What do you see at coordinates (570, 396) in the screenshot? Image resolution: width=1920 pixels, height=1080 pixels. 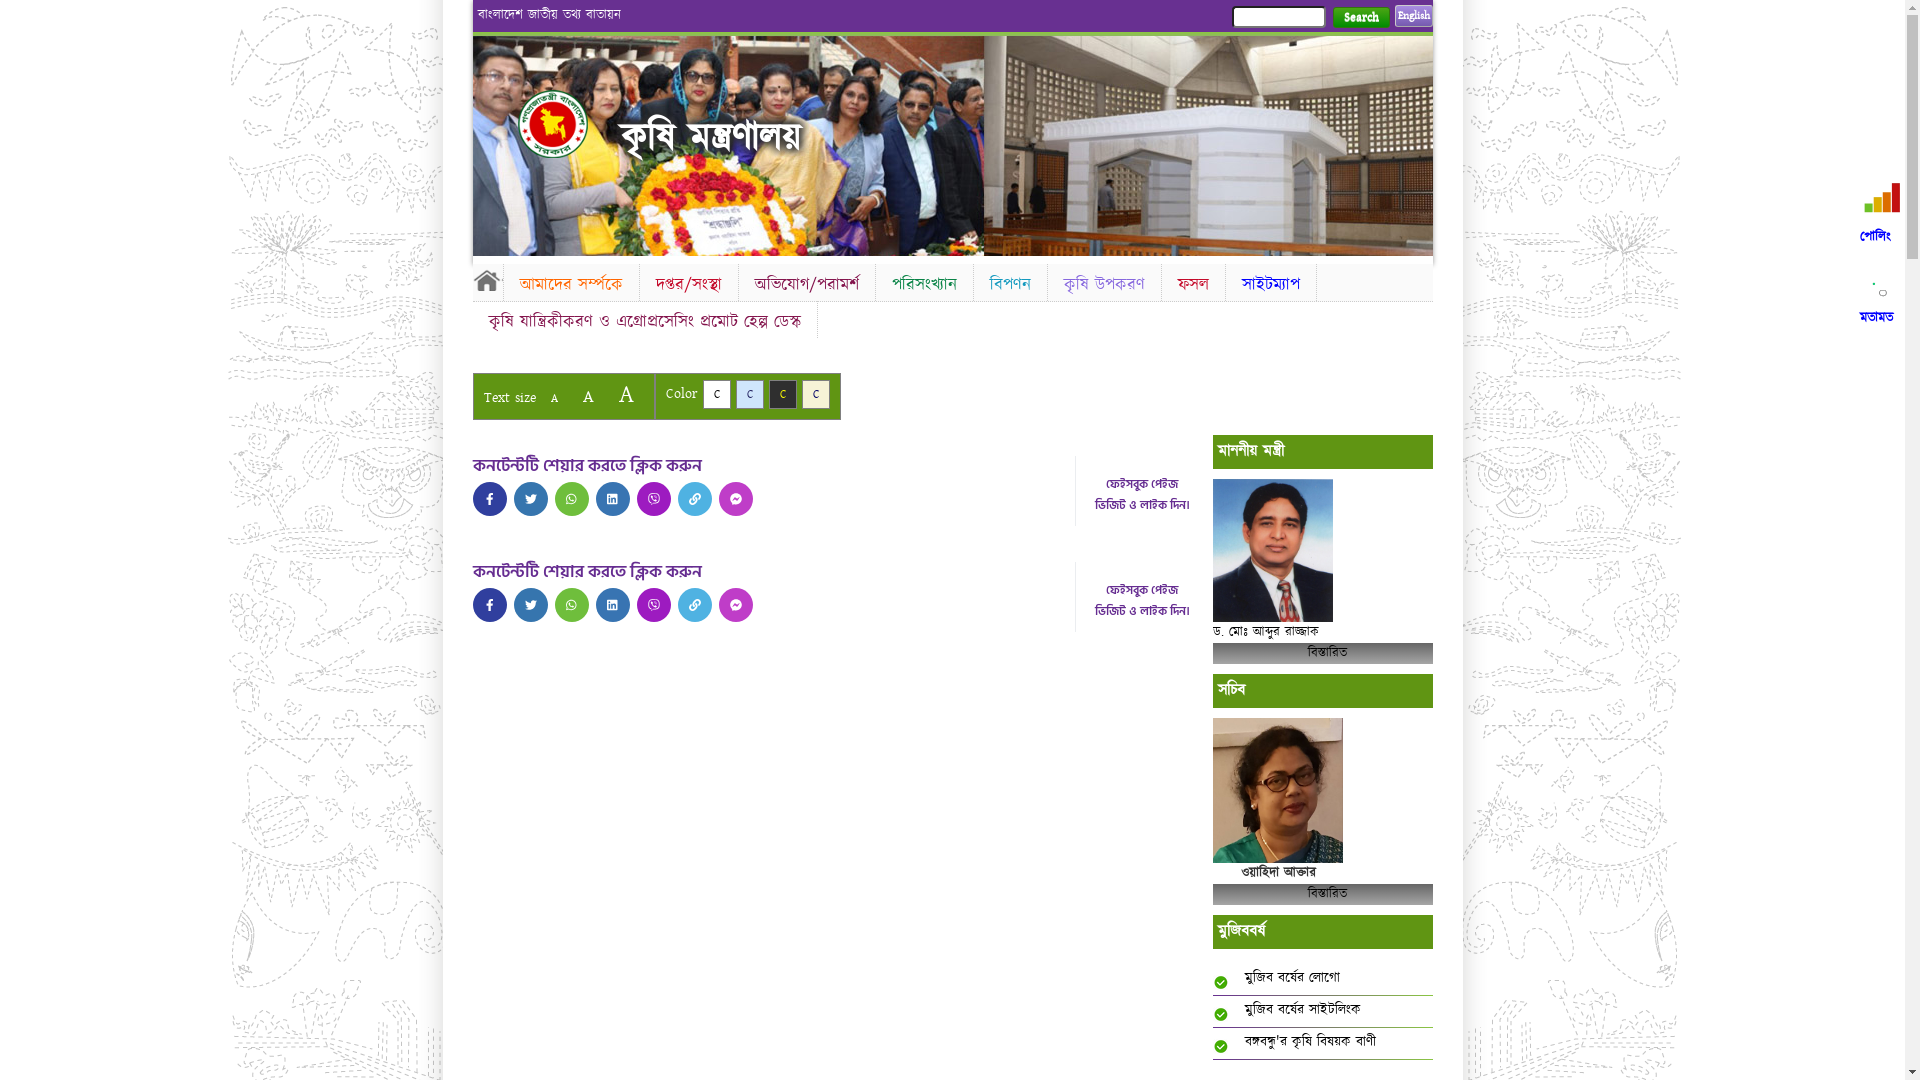 I see `'A'` at bounding box center [570, 396].